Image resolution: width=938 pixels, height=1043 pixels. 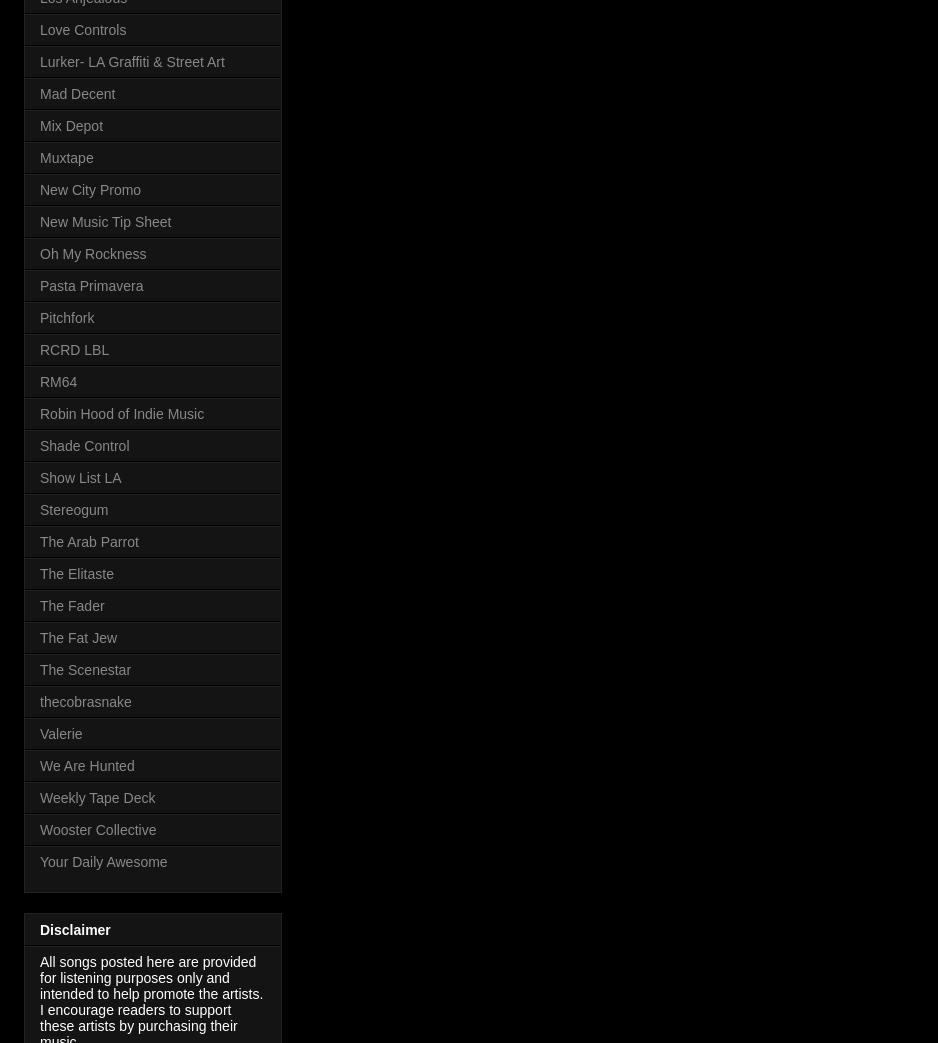 What do you see at coordinates (77, 93) in the screenshot?
I see `'Mad Decent'` at bounding box center [77, 93].